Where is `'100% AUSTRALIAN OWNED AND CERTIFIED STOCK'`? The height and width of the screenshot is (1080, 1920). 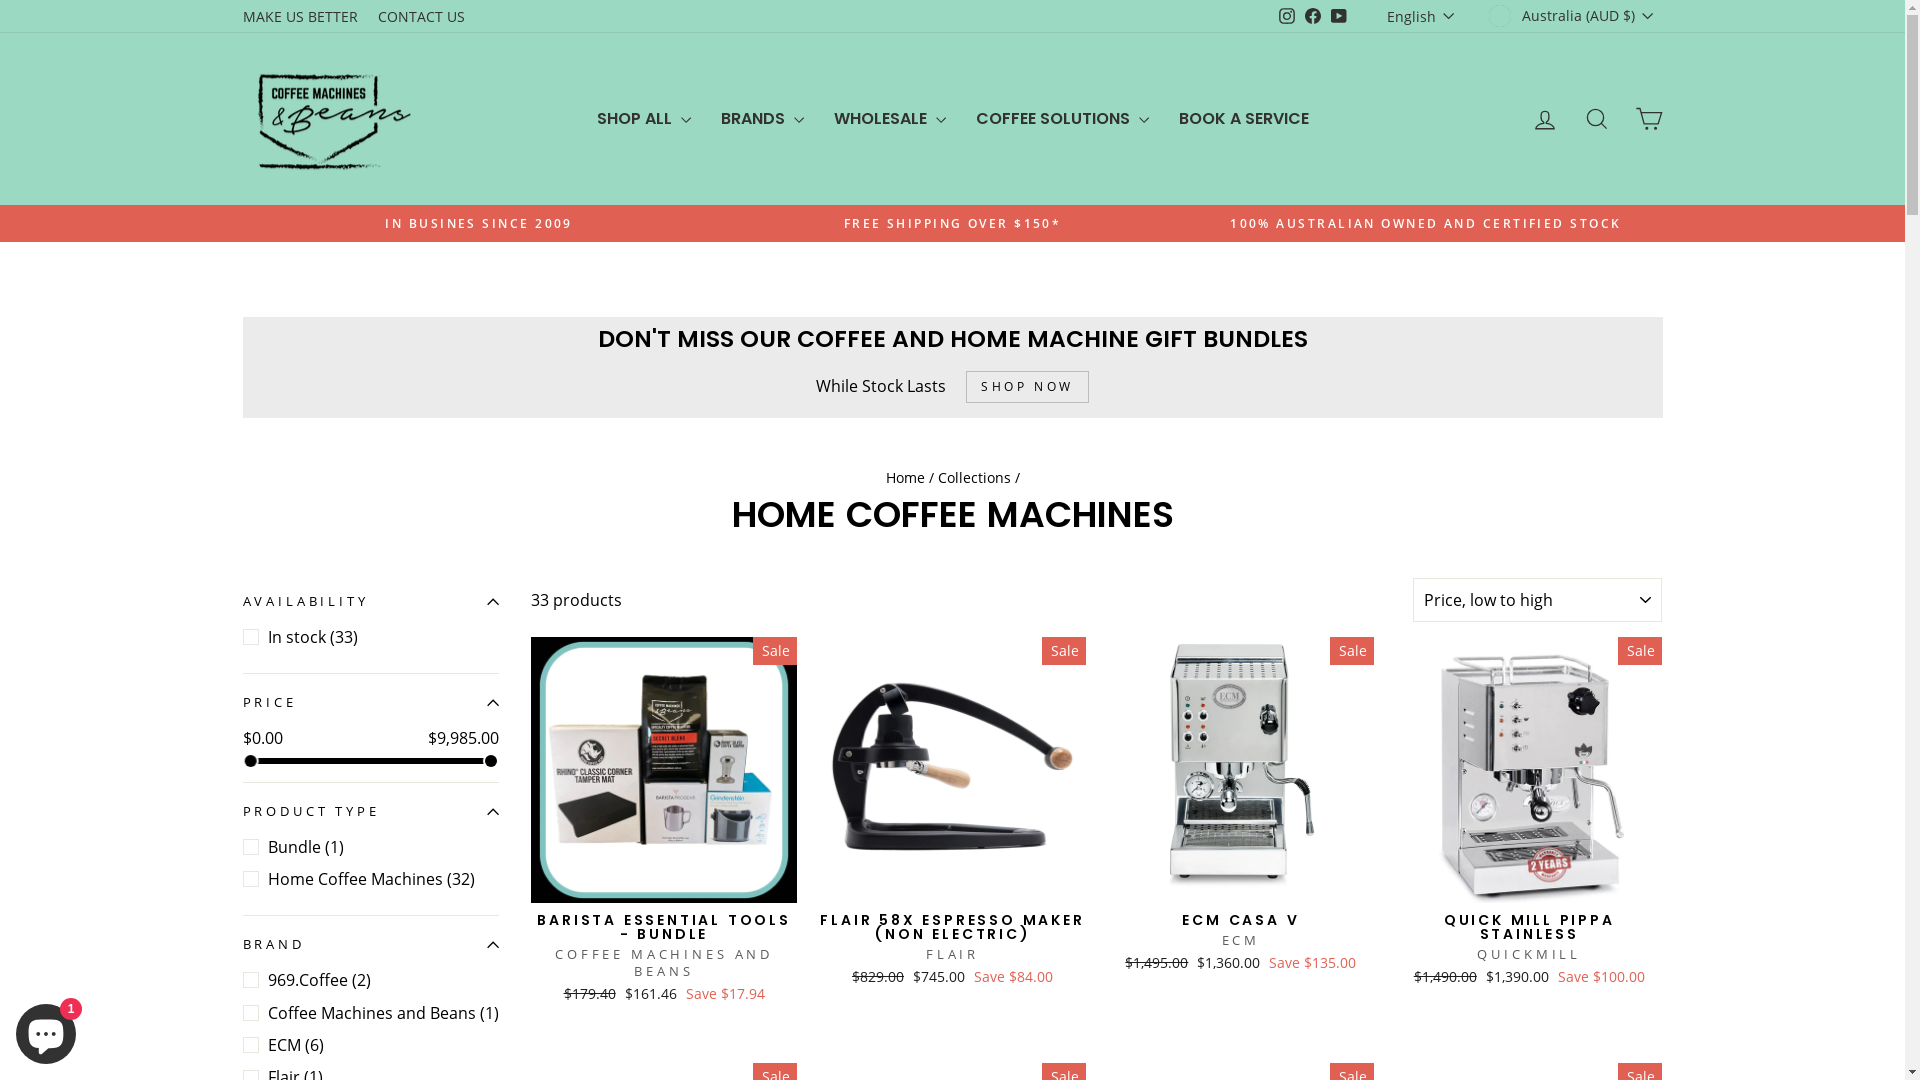 '100% AUSTRALIAN OWNED AND CERTIFIED STOCK' is located at coordinates (1424, 223).